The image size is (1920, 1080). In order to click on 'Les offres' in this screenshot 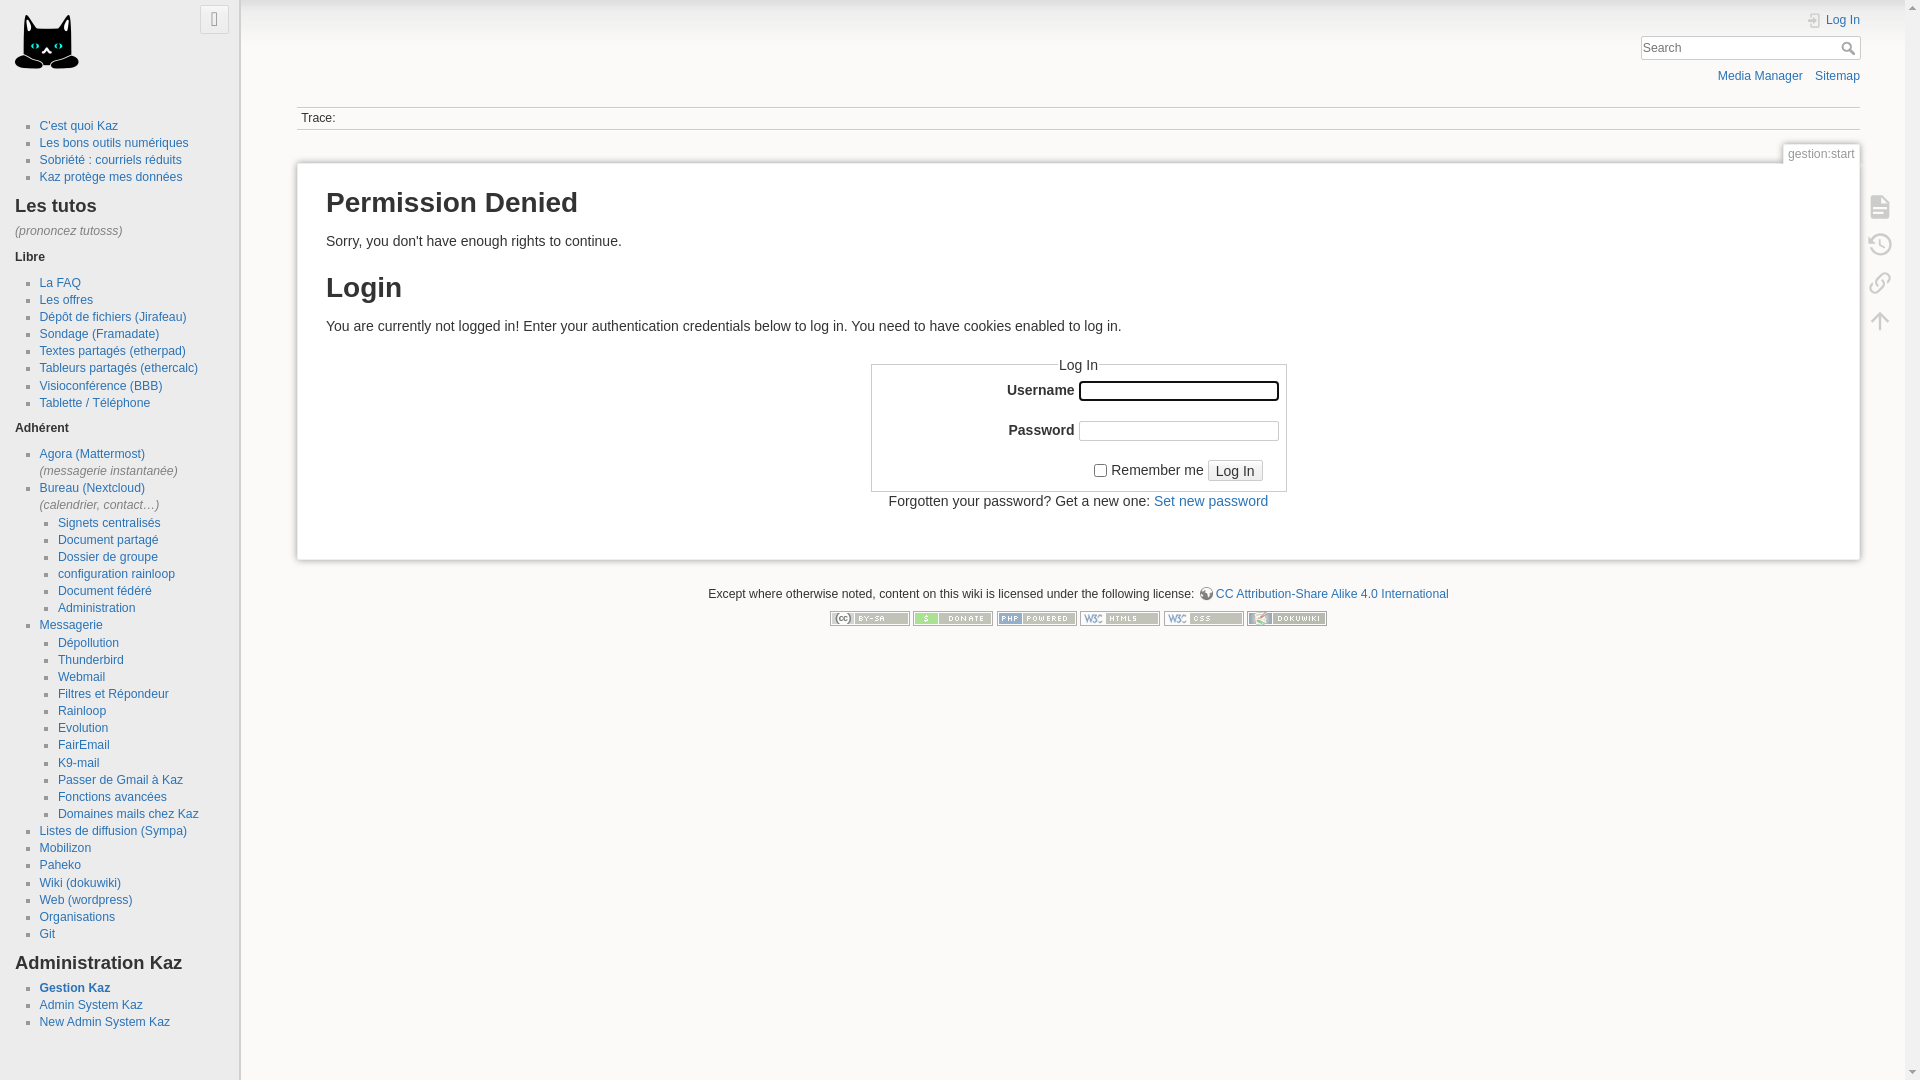, I will do `click(67, 300)`.